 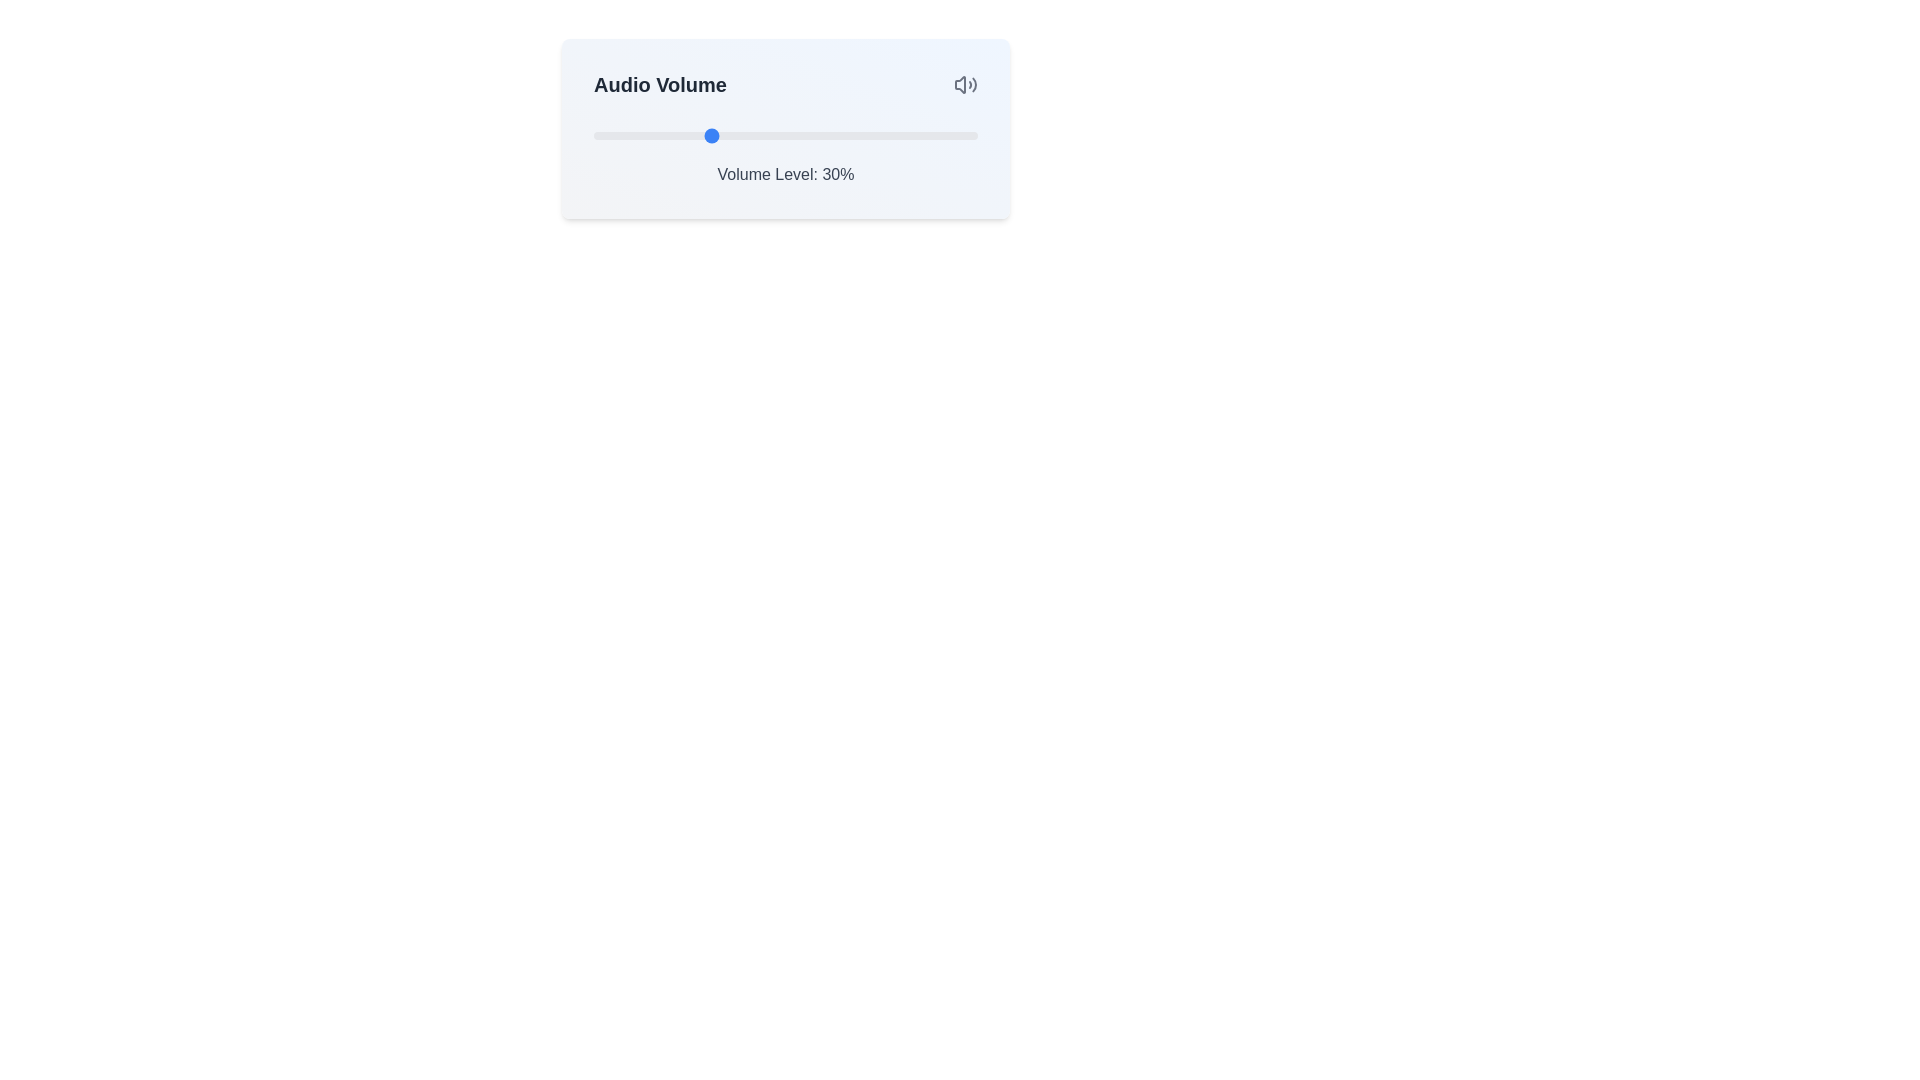 What do you see at coordinates (862, 135) in the screenshot?
I see `the volume level` at bounding box center [862, 135].